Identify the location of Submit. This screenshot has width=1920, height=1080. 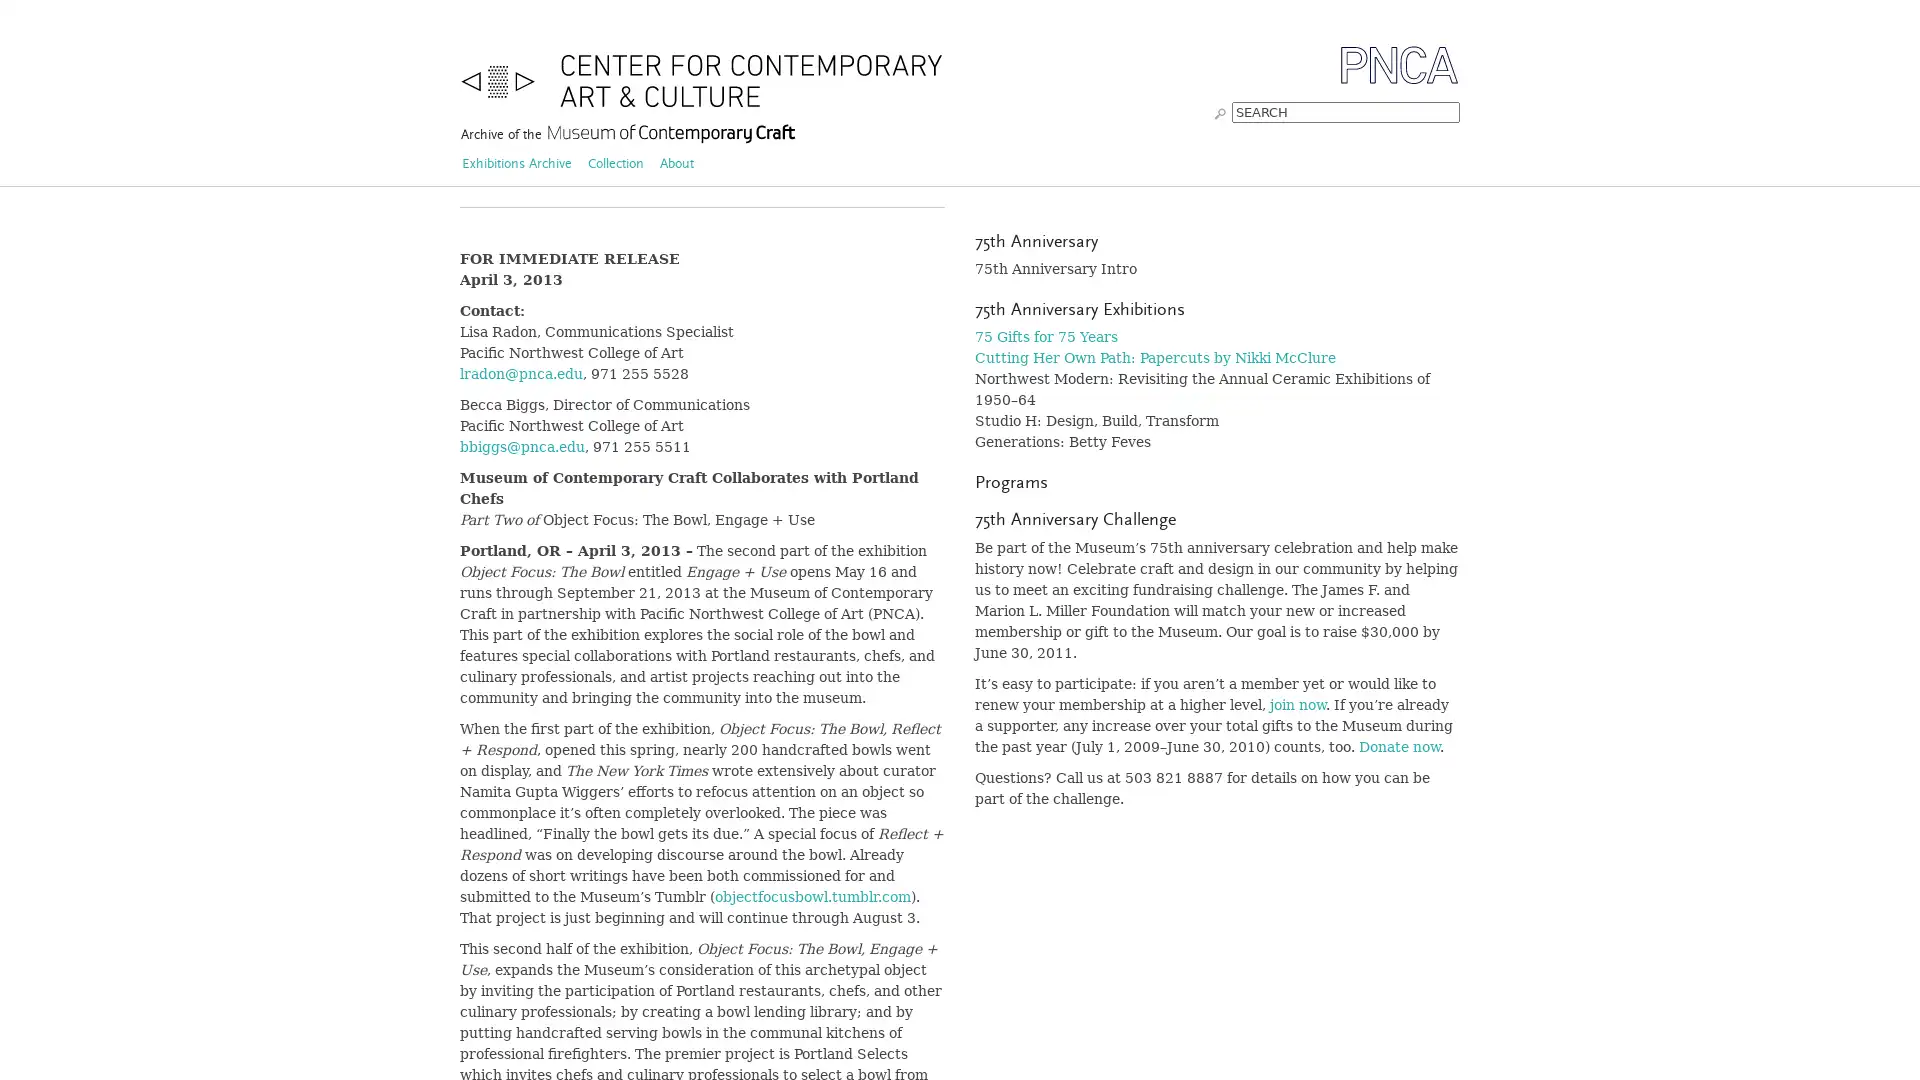
(1219, 111).